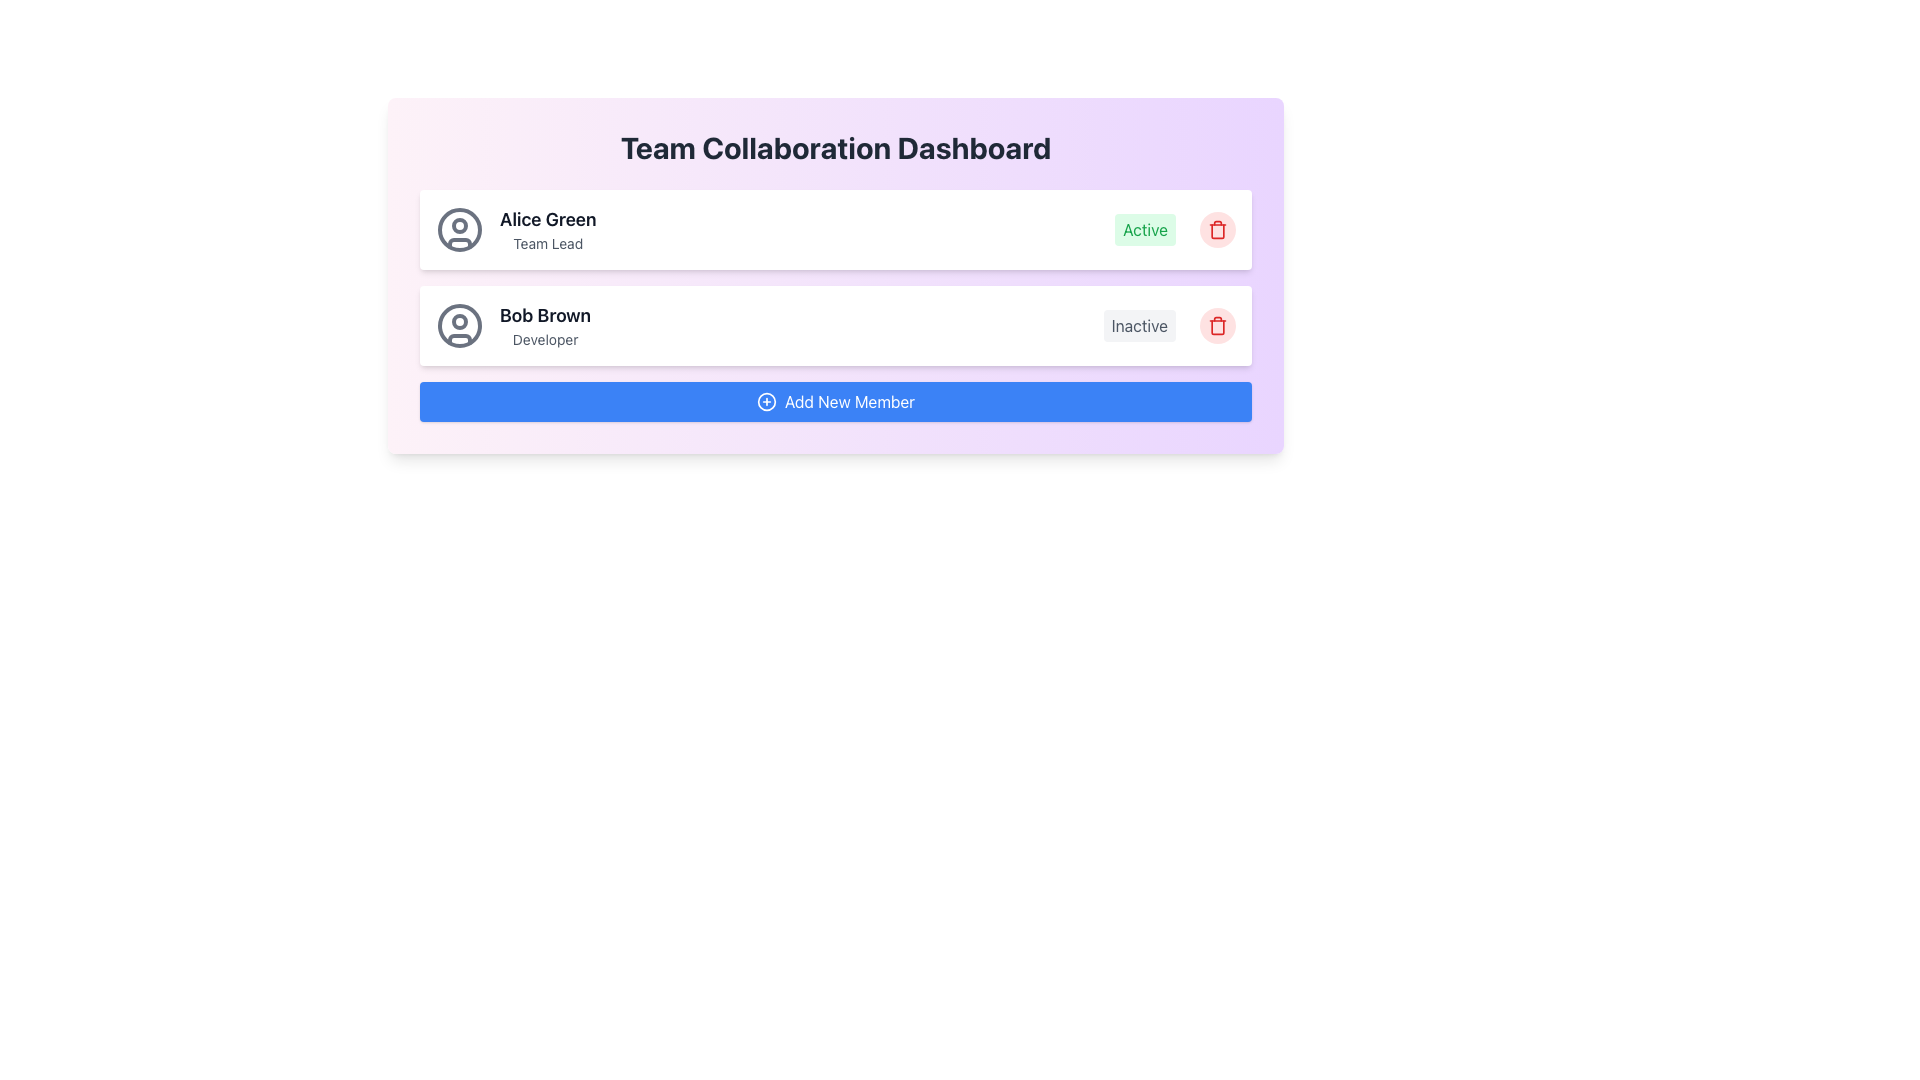 The height and width of the screenshot is (1080, 1920). Describe the element at coordinates (835, 277) in the screenshot. I see `displayed information from the list of user entries showing team members' details in the 'Team Collaboration Dashboard'` at that location.